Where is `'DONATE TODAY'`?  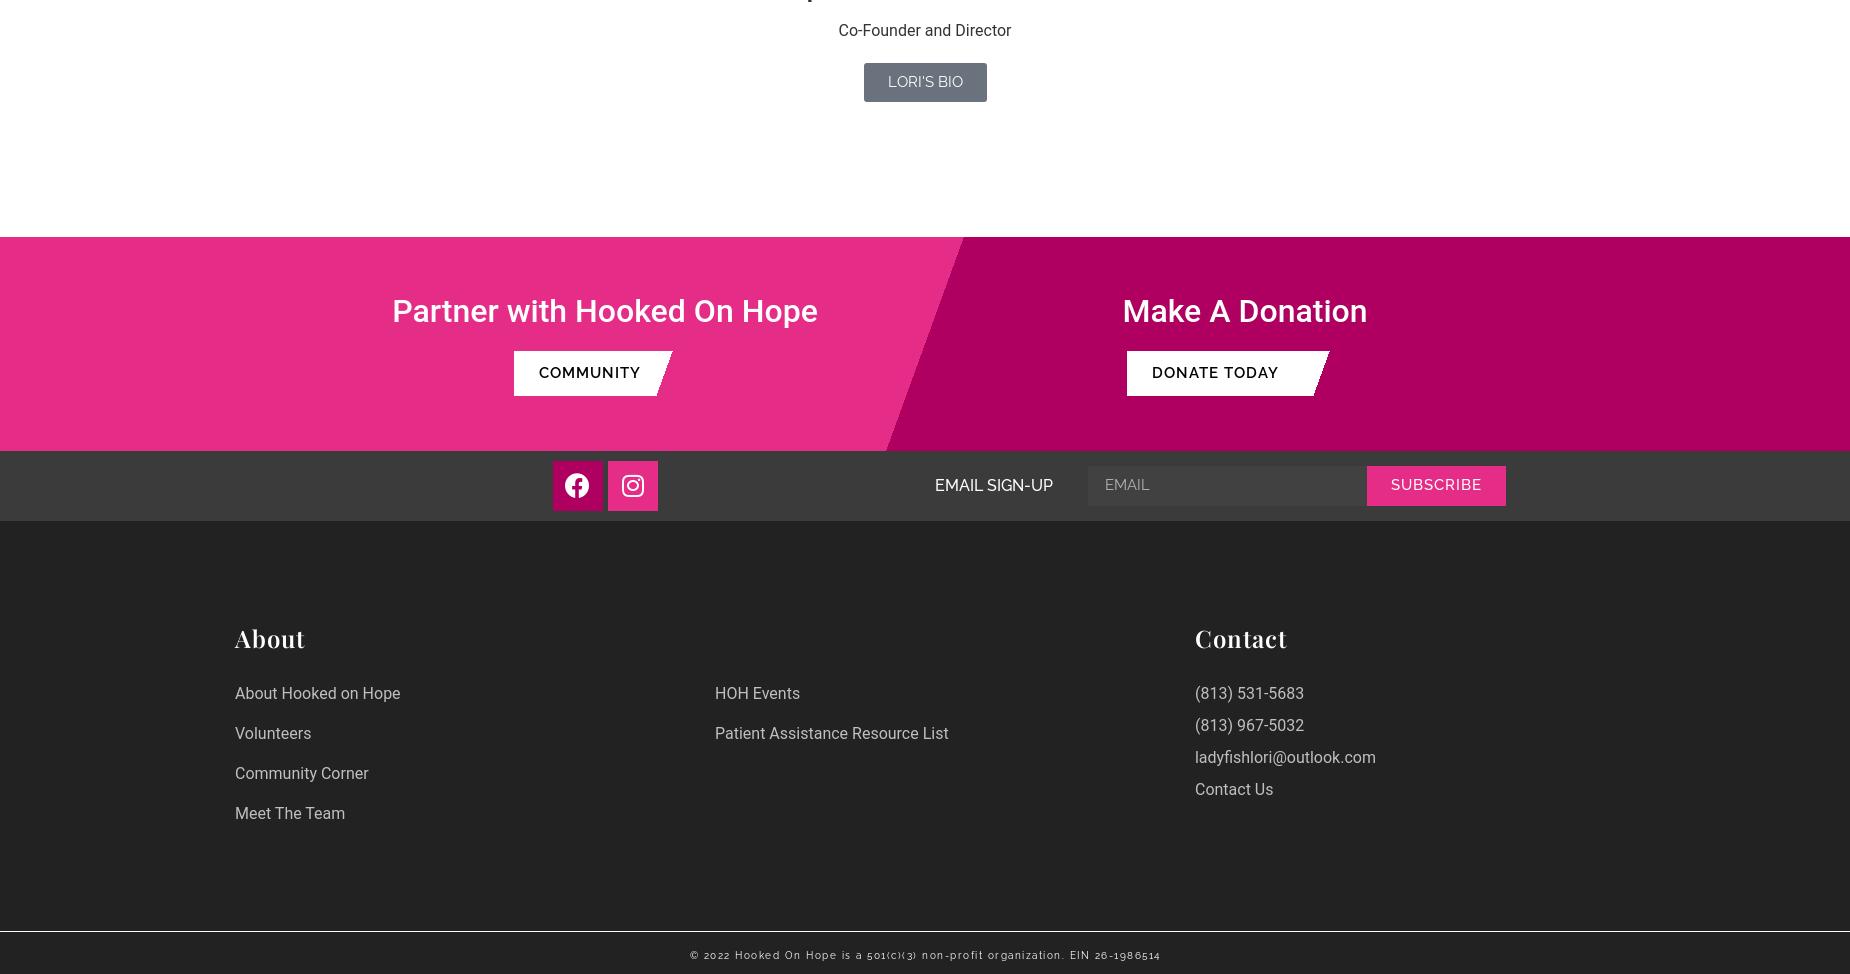
'DONATE TODAY' is located at coordinates (1213, 371).